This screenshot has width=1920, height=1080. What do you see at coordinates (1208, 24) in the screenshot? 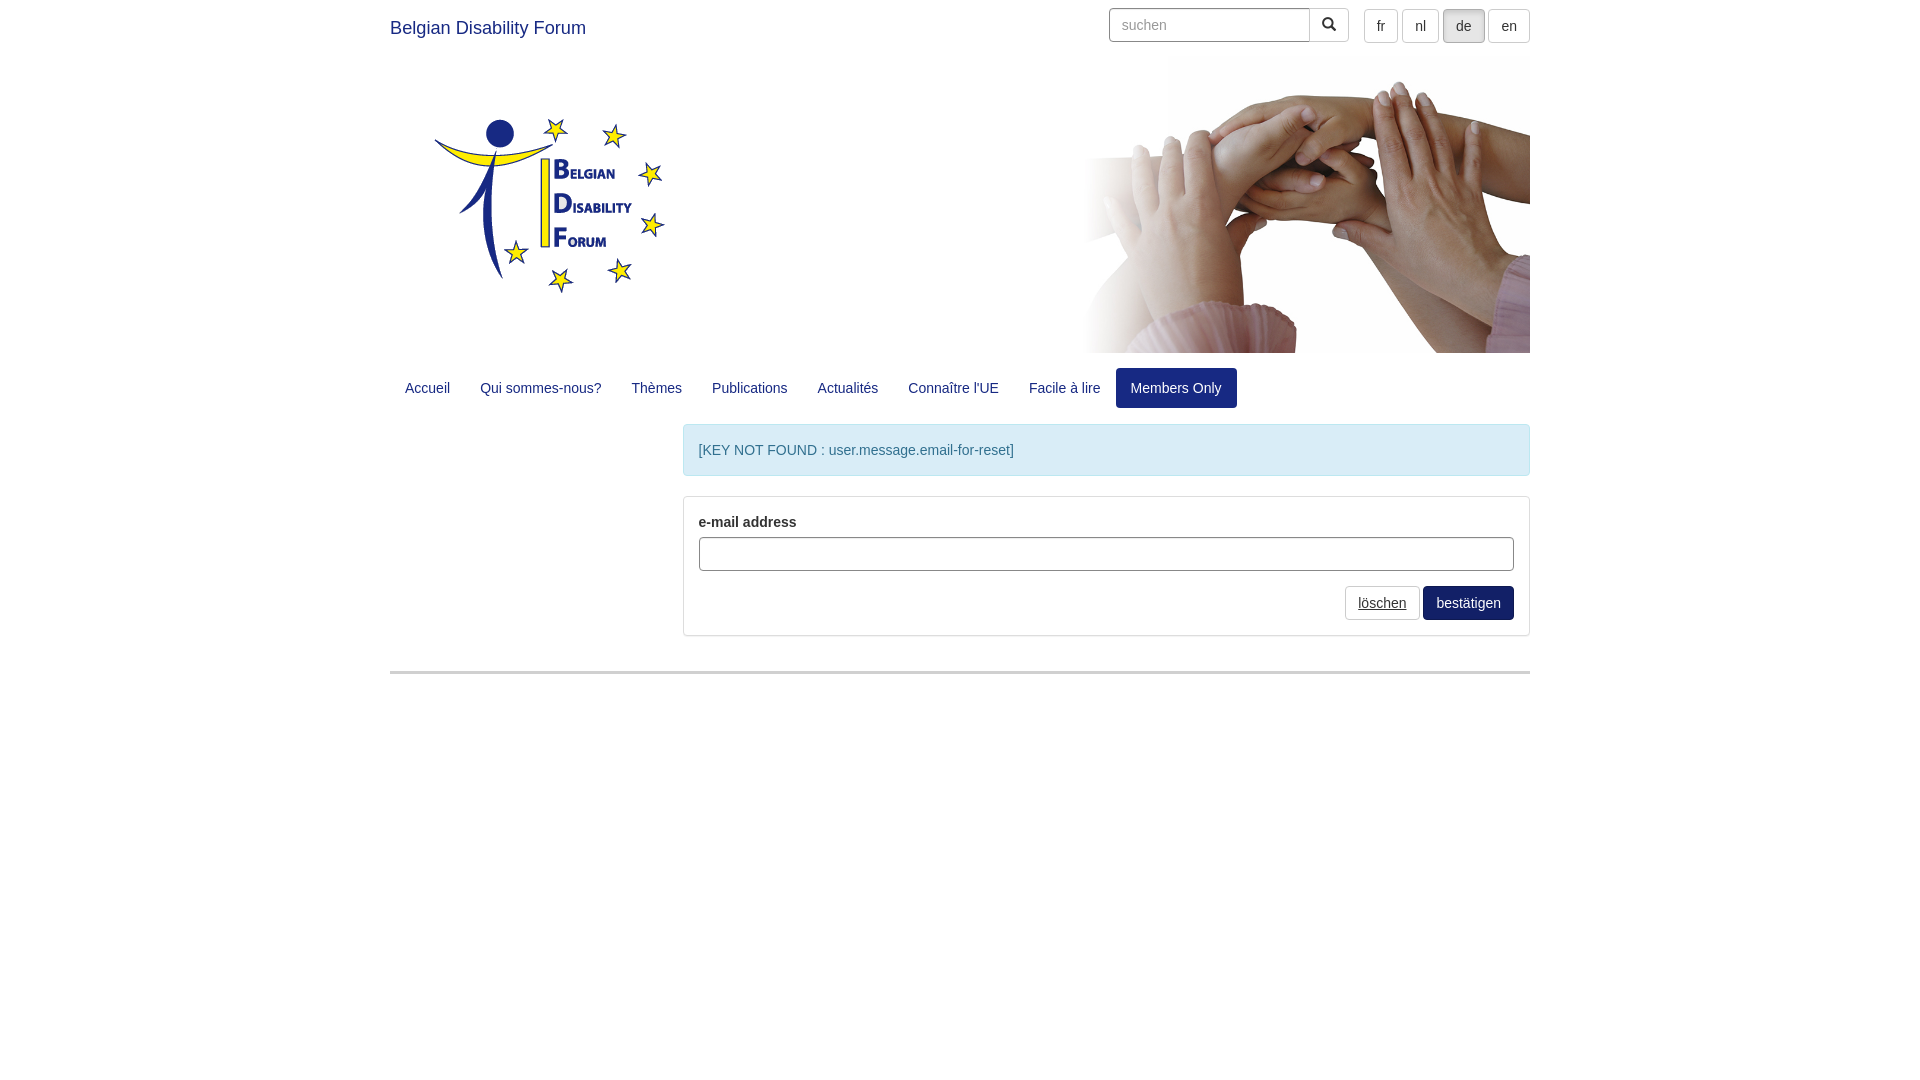
I see `'suchen'` at bounding box center [1208, 24].